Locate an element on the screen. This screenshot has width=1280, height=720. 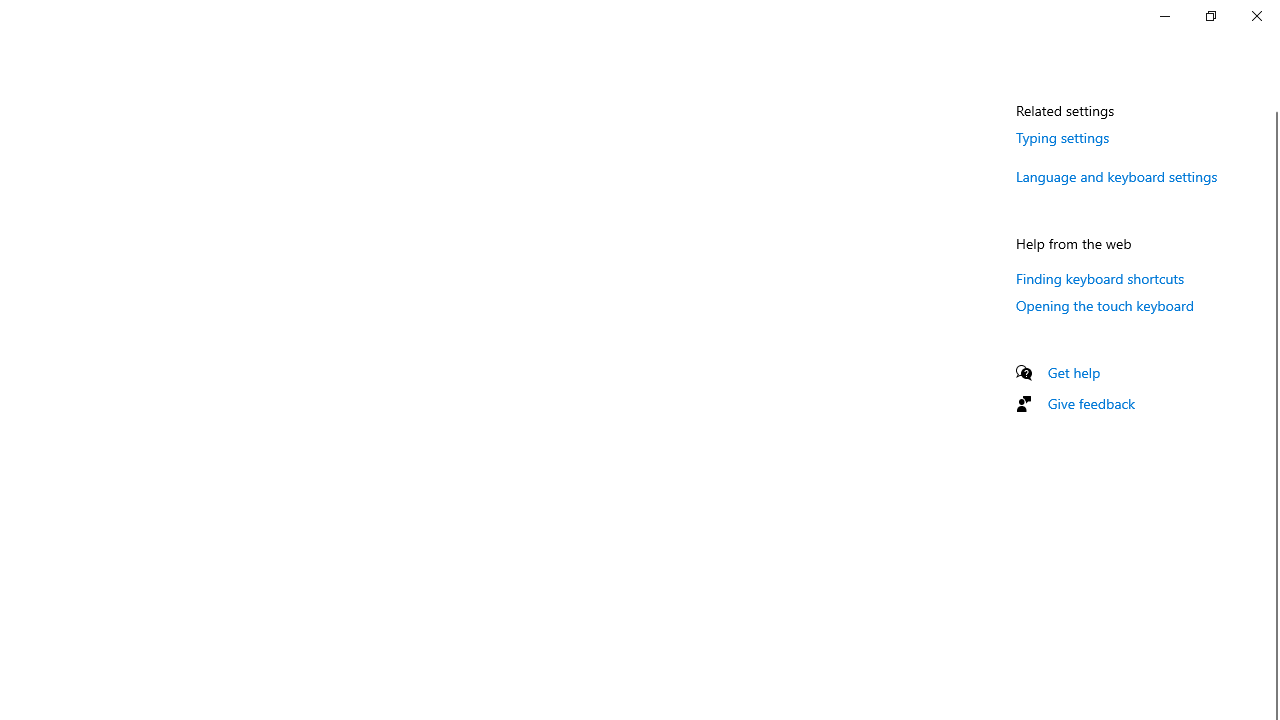
'Opening the touch keyboard' is located at coordinates (1104, 305).